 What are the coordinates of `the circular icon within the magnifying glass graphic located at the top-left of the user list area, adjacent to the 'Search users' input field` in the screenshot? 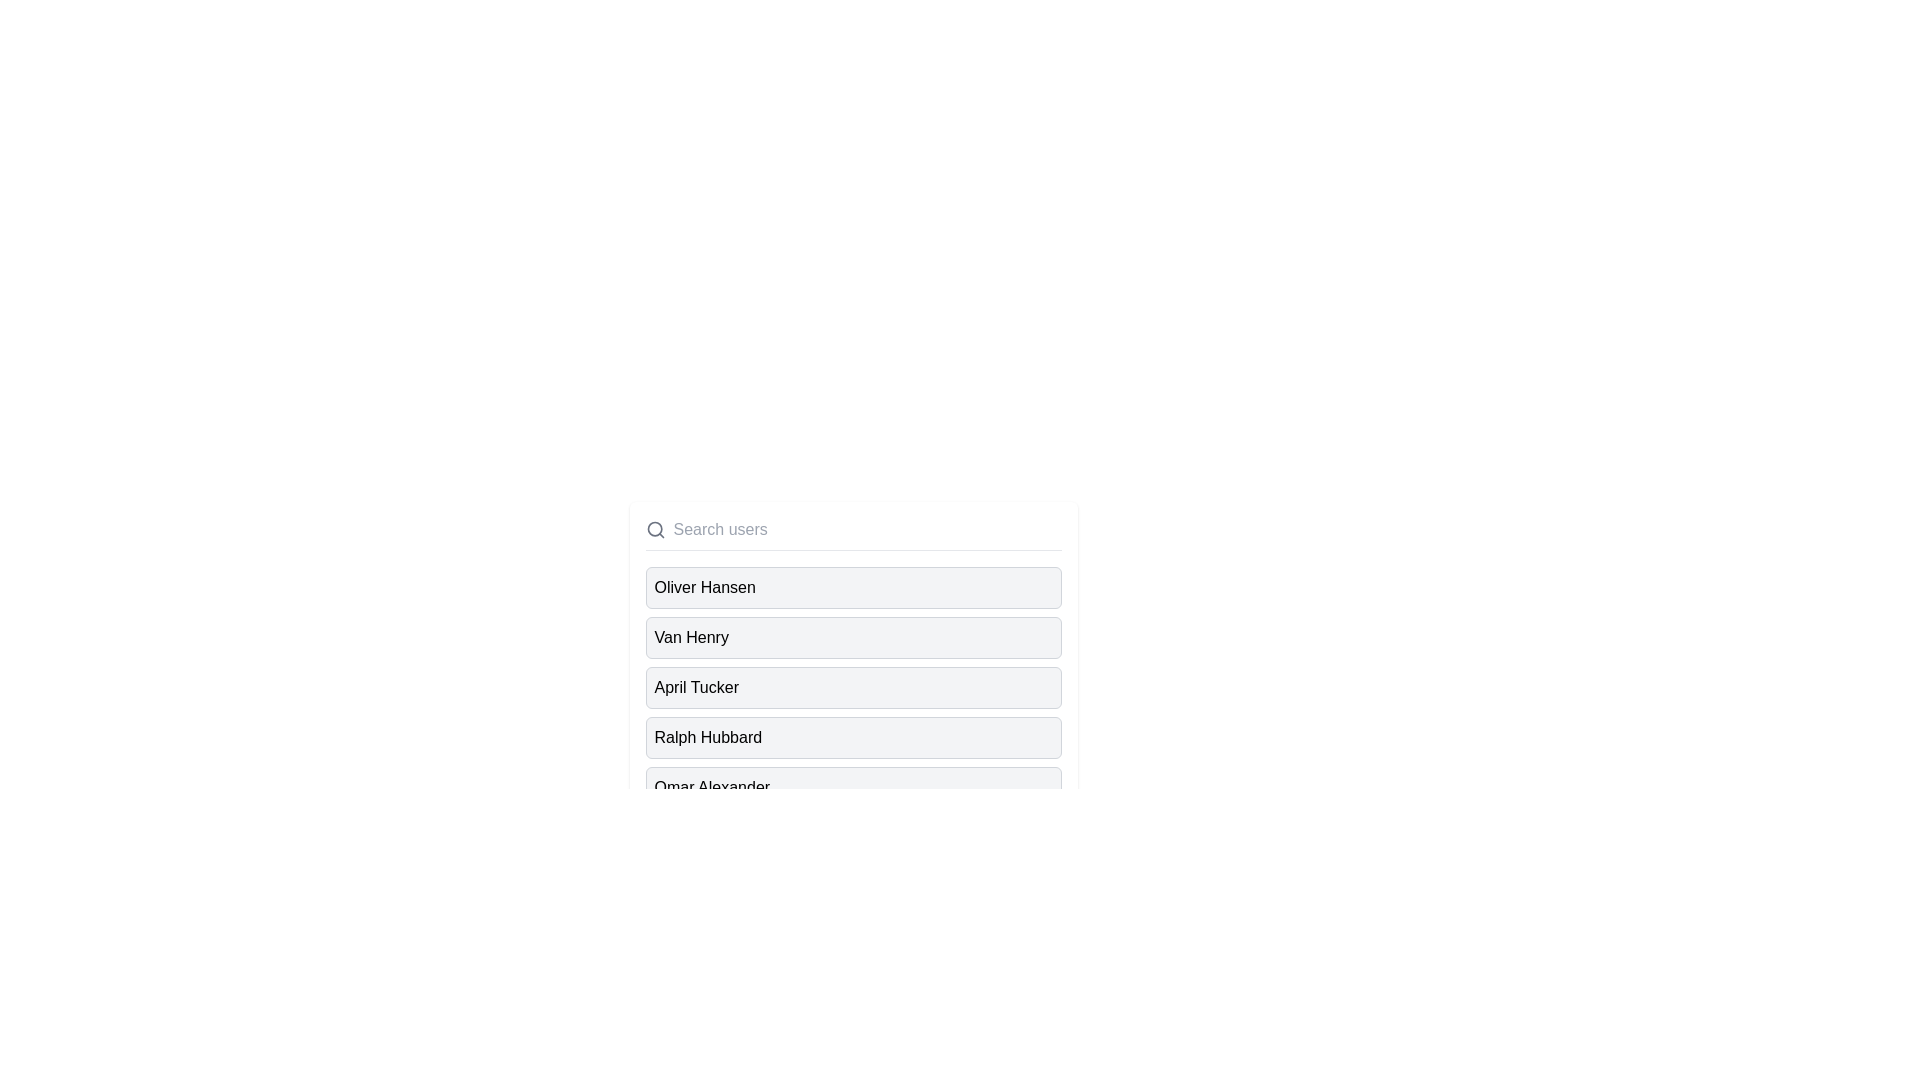 It's located at (654, 528).